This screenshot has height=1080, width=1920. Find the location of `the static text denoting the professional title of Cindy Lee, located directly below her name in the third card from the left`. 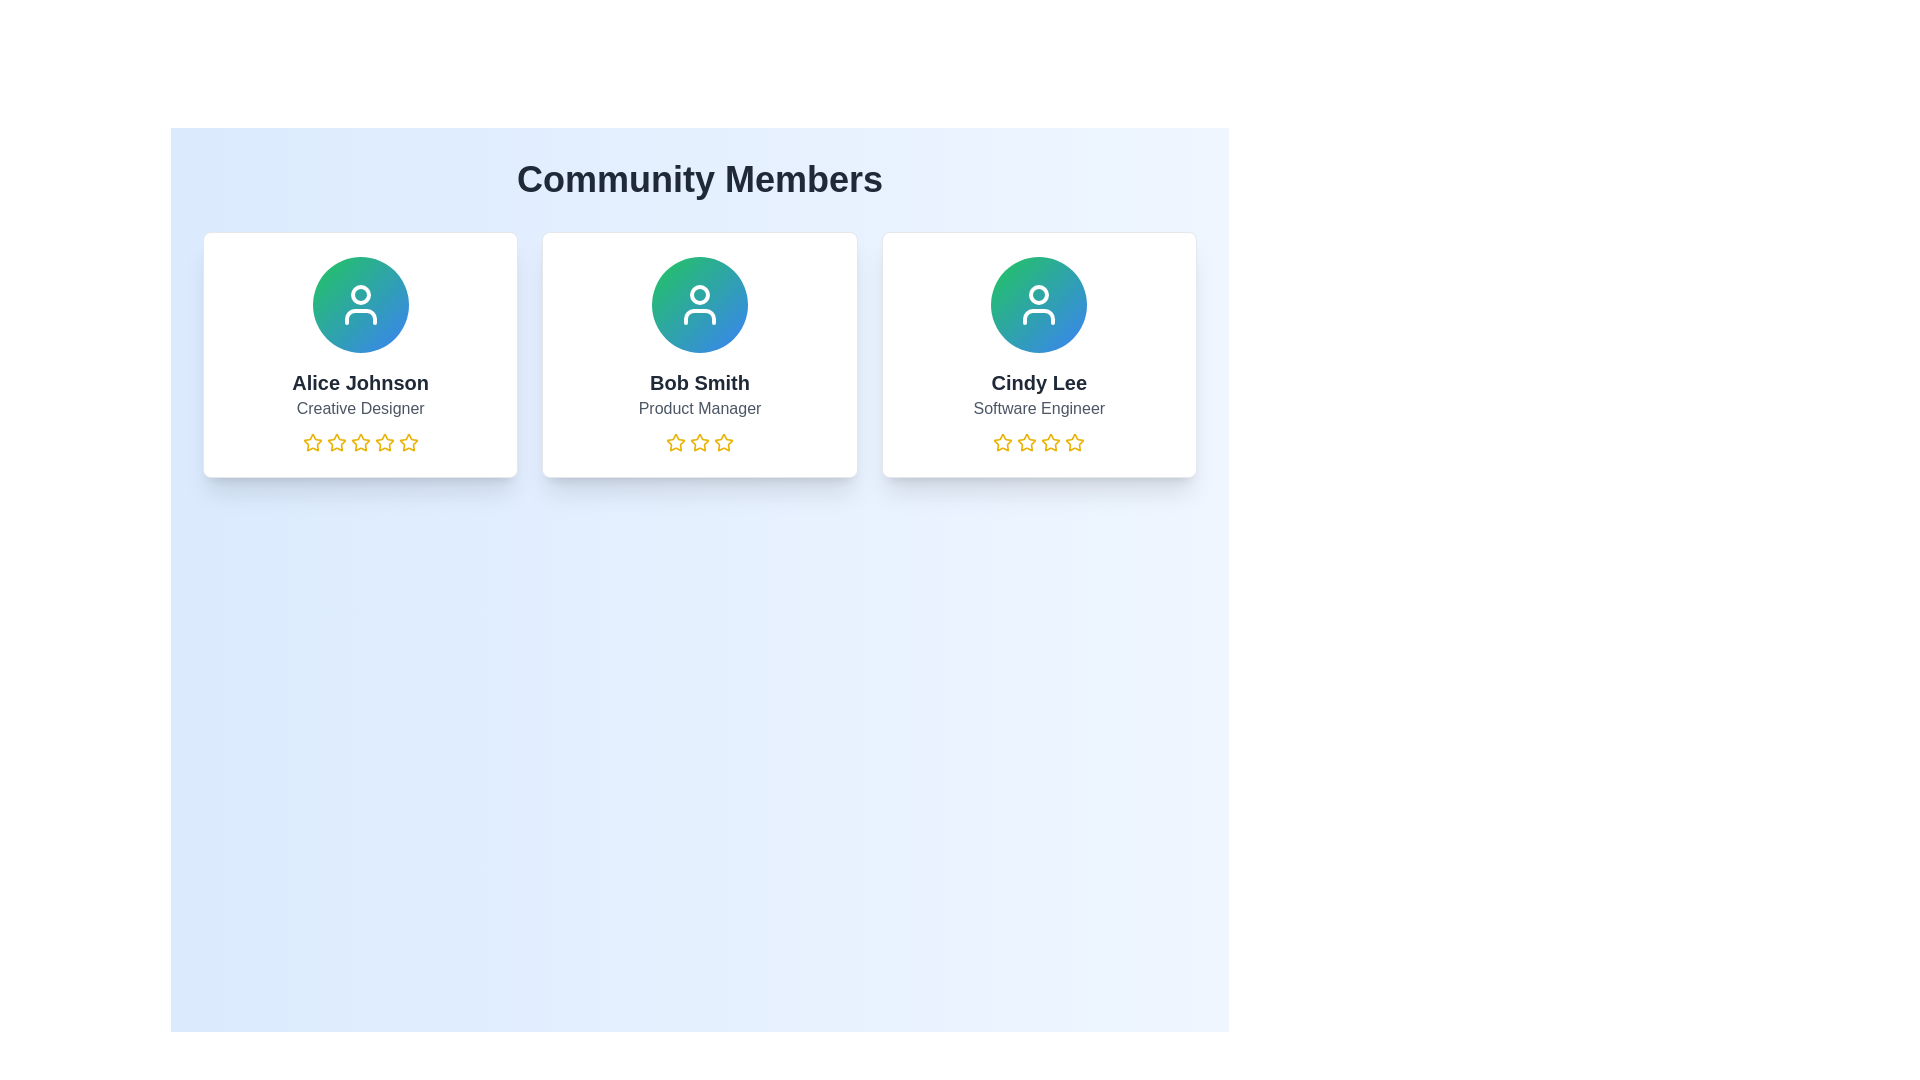

the static text denoting the professional title of Cindy Lee, located directly below her name in the third card from the left is located at coordinates (1039, 407).